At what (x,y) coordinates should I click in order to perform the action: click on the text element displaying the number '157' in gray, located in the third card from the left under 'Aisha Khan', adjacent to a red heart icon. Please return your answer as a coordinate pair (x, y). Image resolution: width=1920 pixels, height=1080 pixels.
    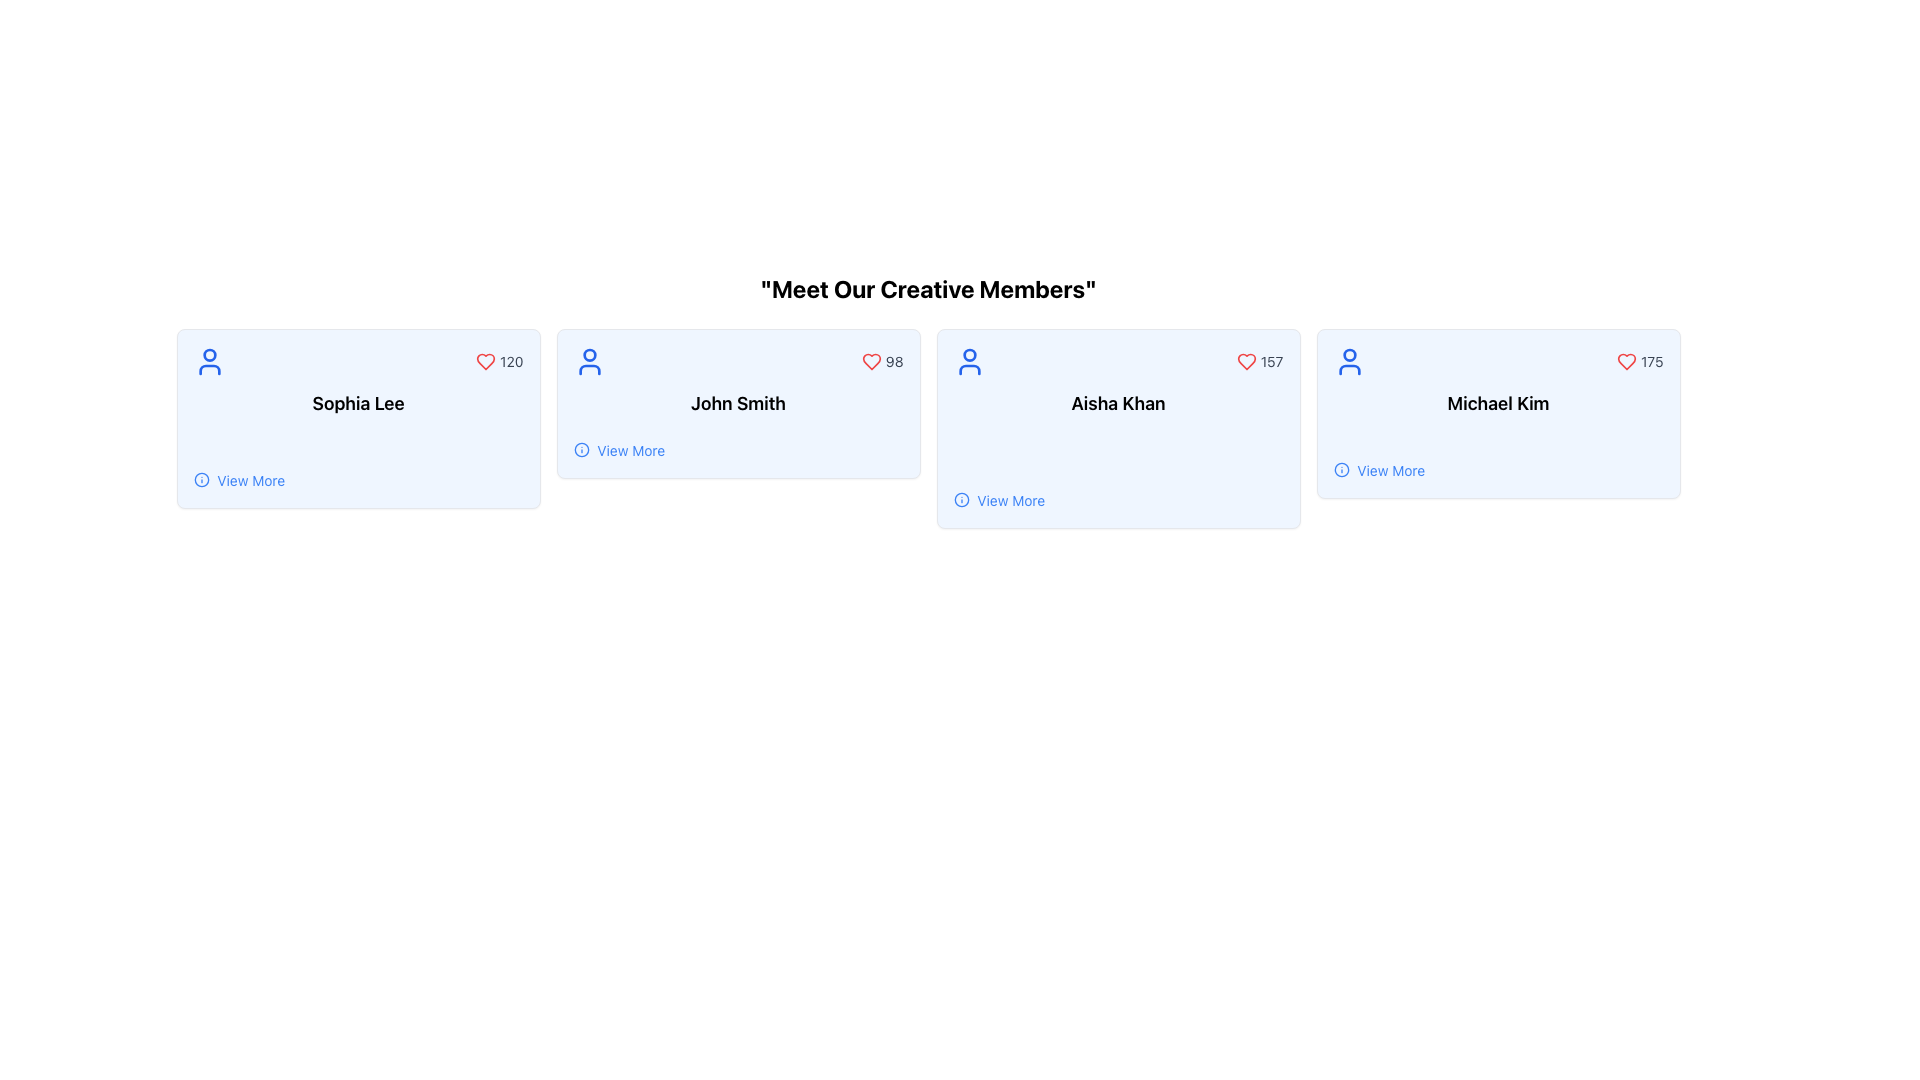
    Looking at the image, I should click on (1271, 362).